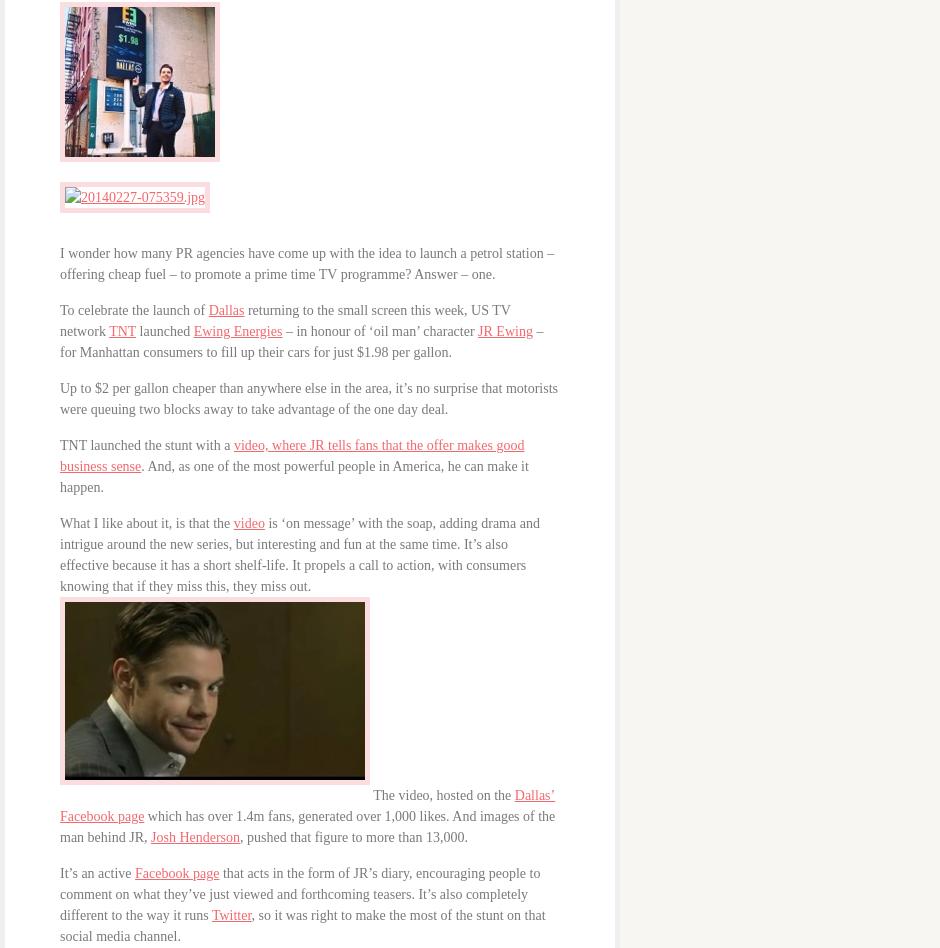 The width and height of the screenshot is (940, 948). Describe the element at coordinates (97, 872) in the screenshot. I see `'It’s an active'` at that location.